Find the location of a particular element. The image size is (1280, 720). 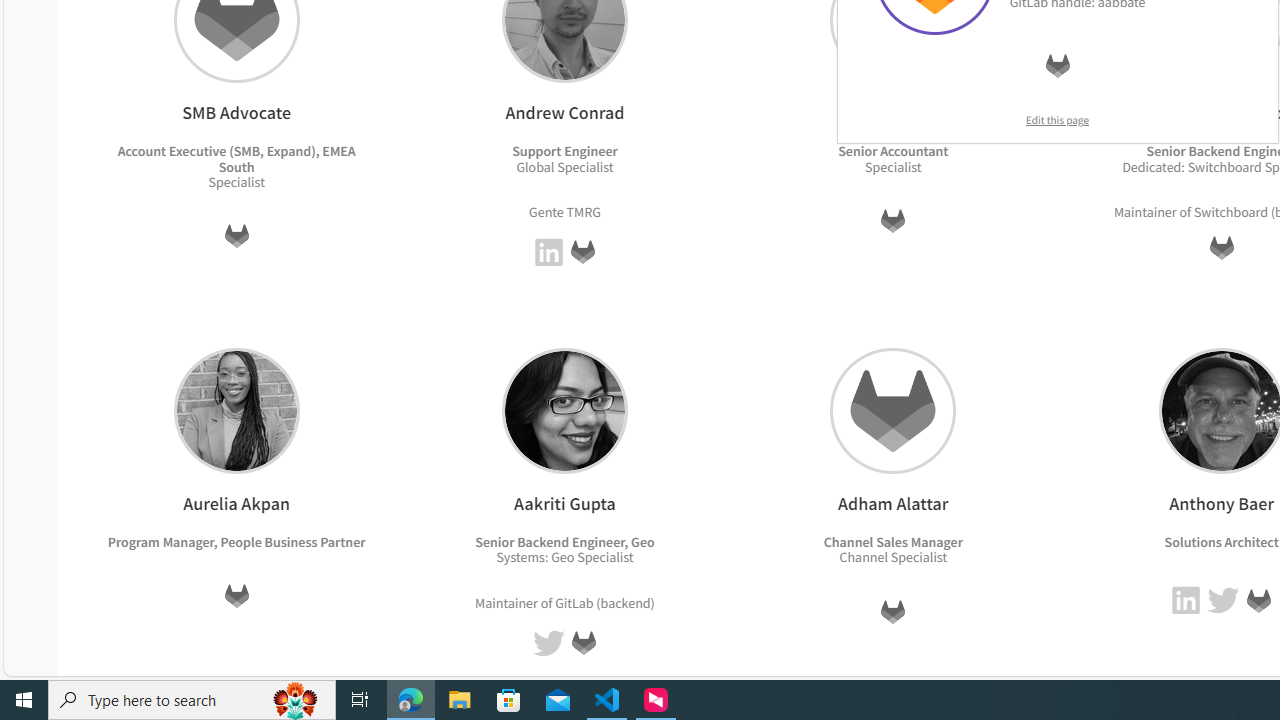

'Switchboard' is located at coordinates (1229, 211).